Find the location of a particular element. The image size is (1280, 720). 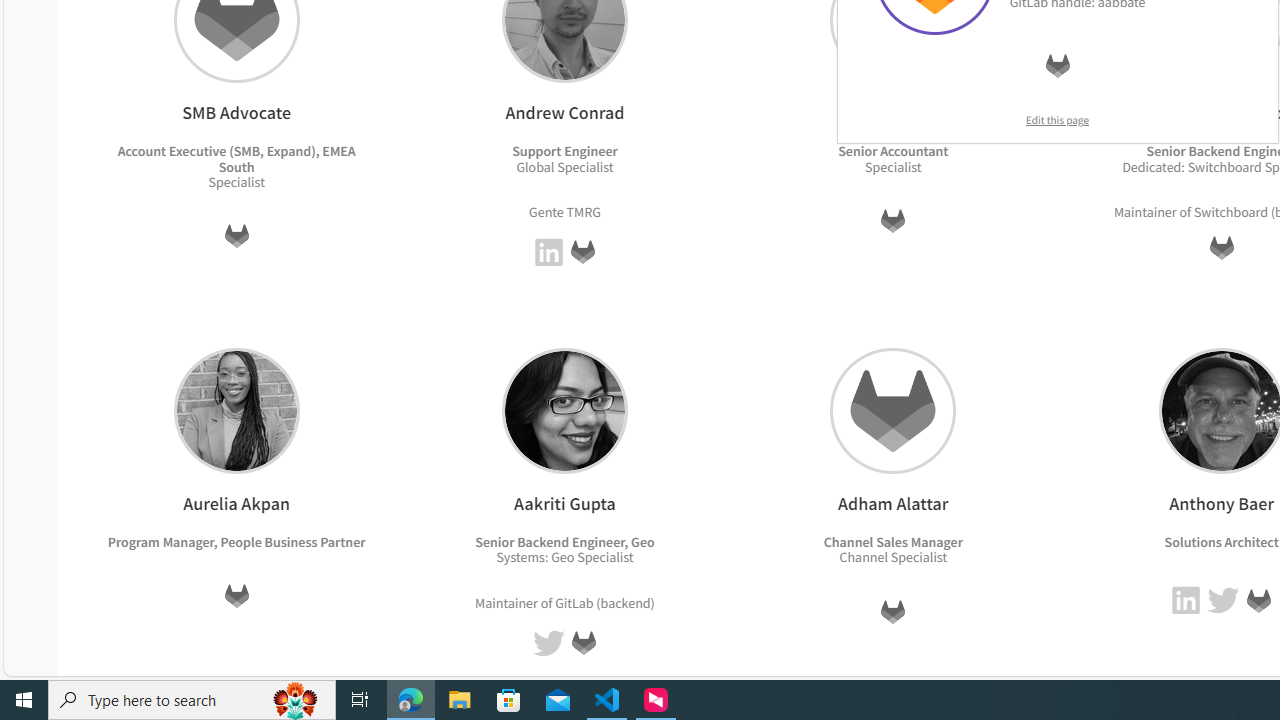

'Switchboard' is located at coordinates (1229, 211).